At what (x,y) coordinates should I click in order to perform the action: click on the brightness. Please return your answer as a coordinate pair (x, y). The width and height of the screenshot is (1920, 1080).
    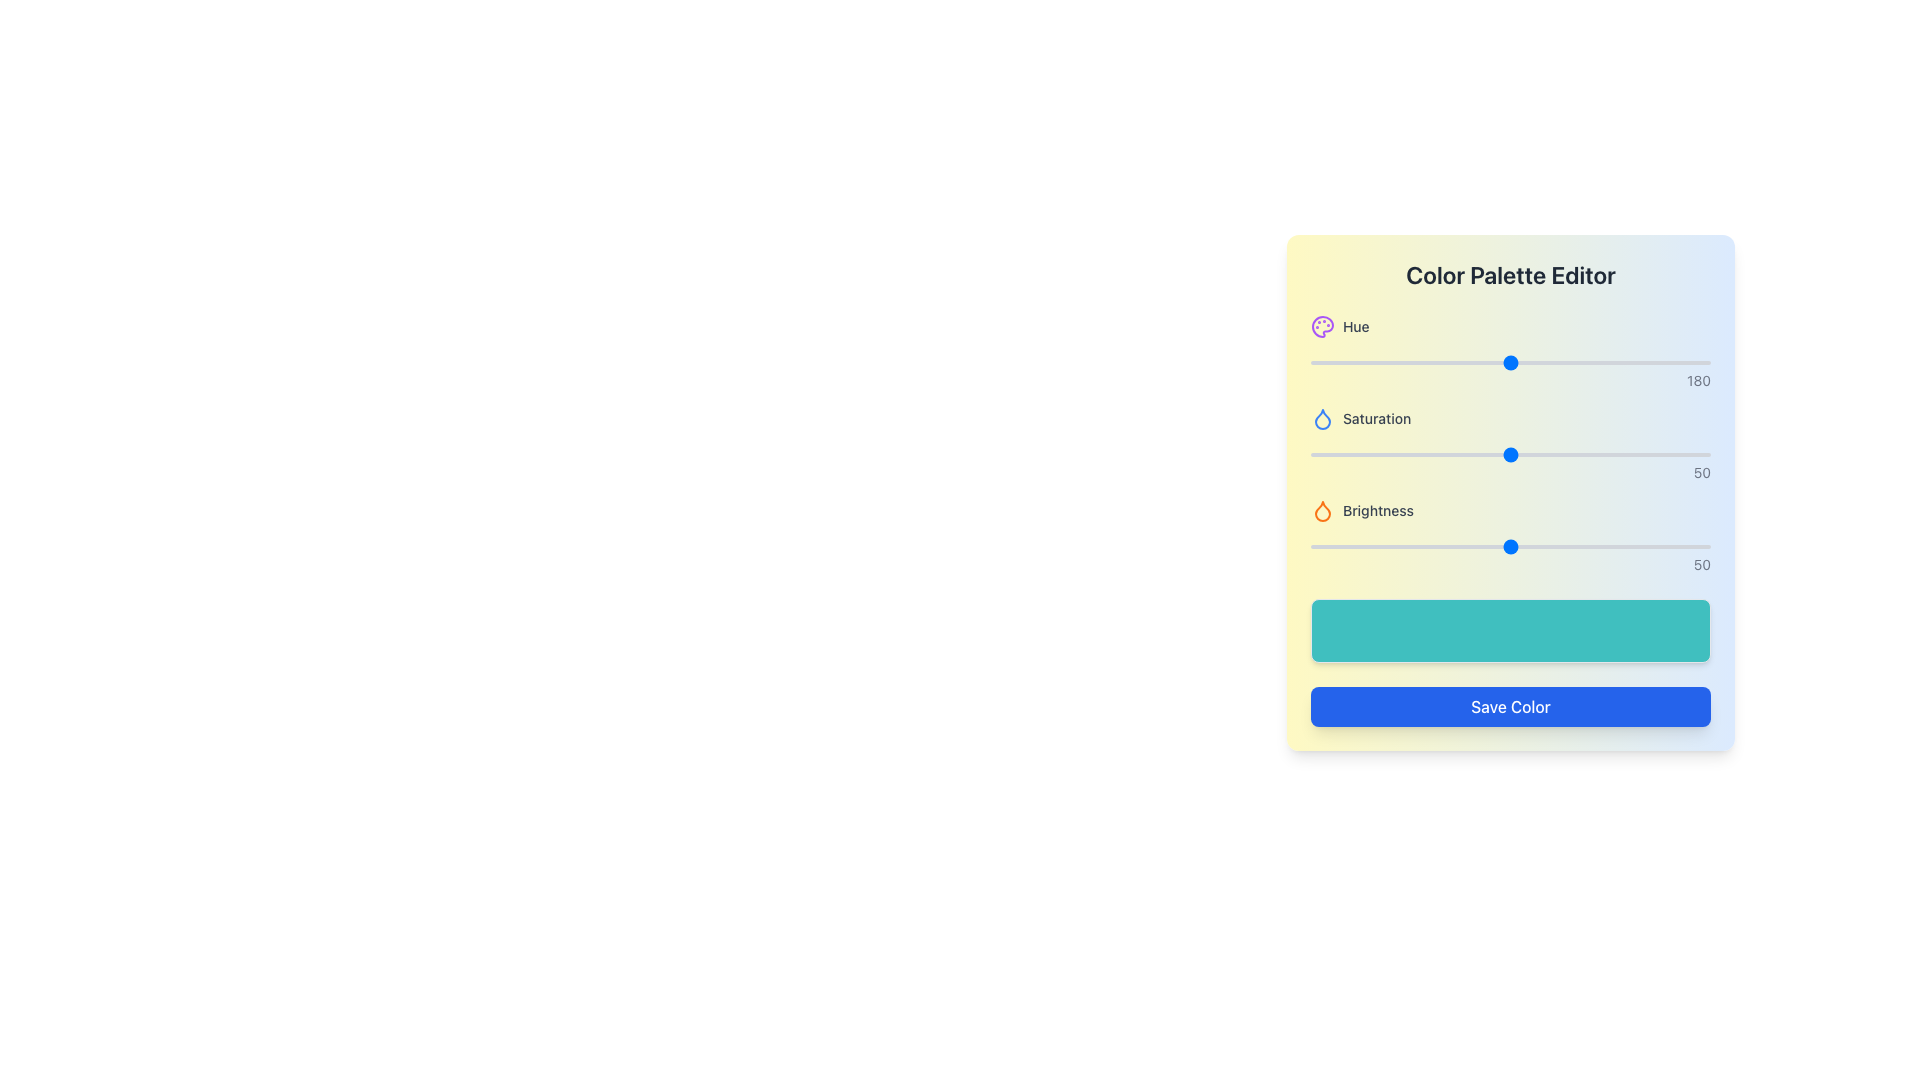
    Looking at the image, I should click on (1491, 547).